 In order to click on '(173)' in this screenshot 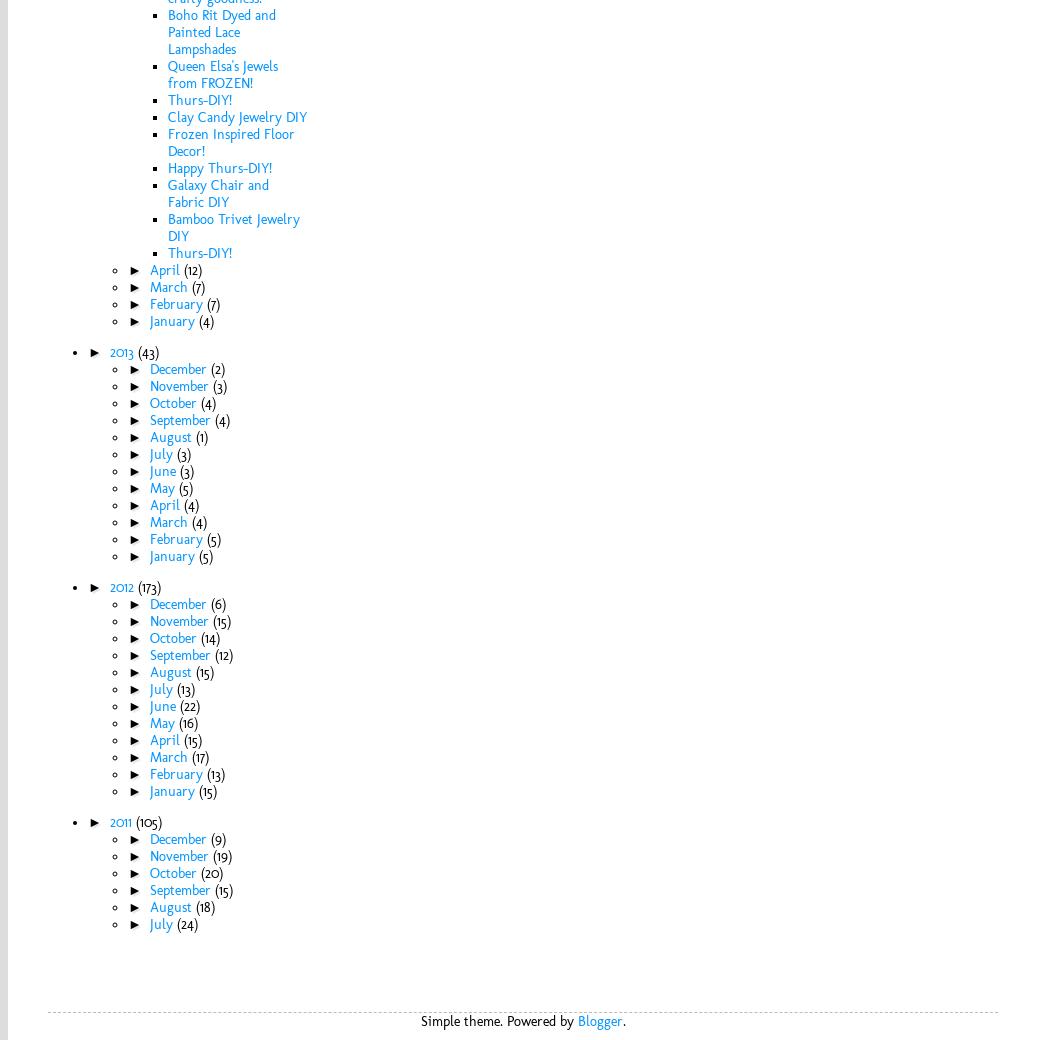, I will do `click(136, 585)`.